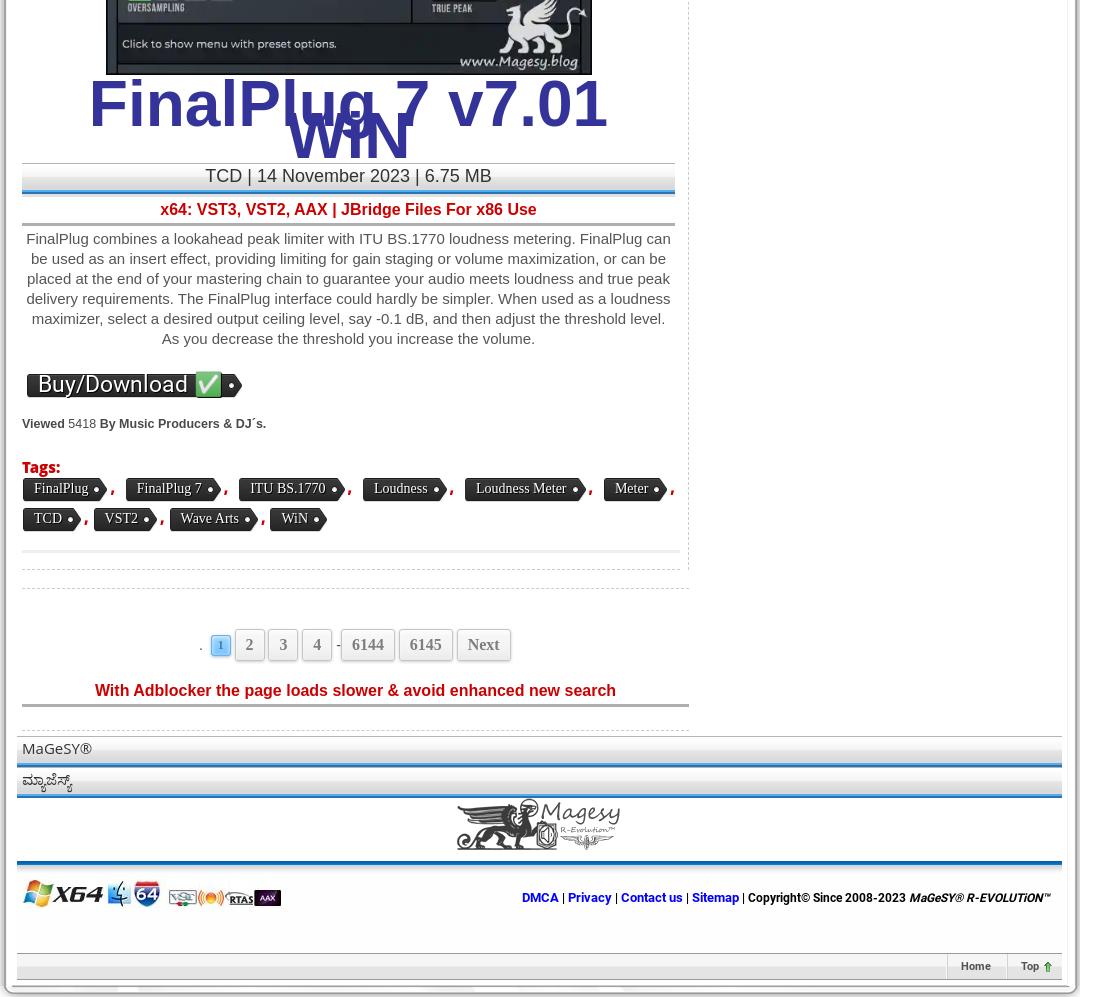  Describe the element at coordinates (208, 517) in the screenshot. I see `'Wave Arts'` at that location.